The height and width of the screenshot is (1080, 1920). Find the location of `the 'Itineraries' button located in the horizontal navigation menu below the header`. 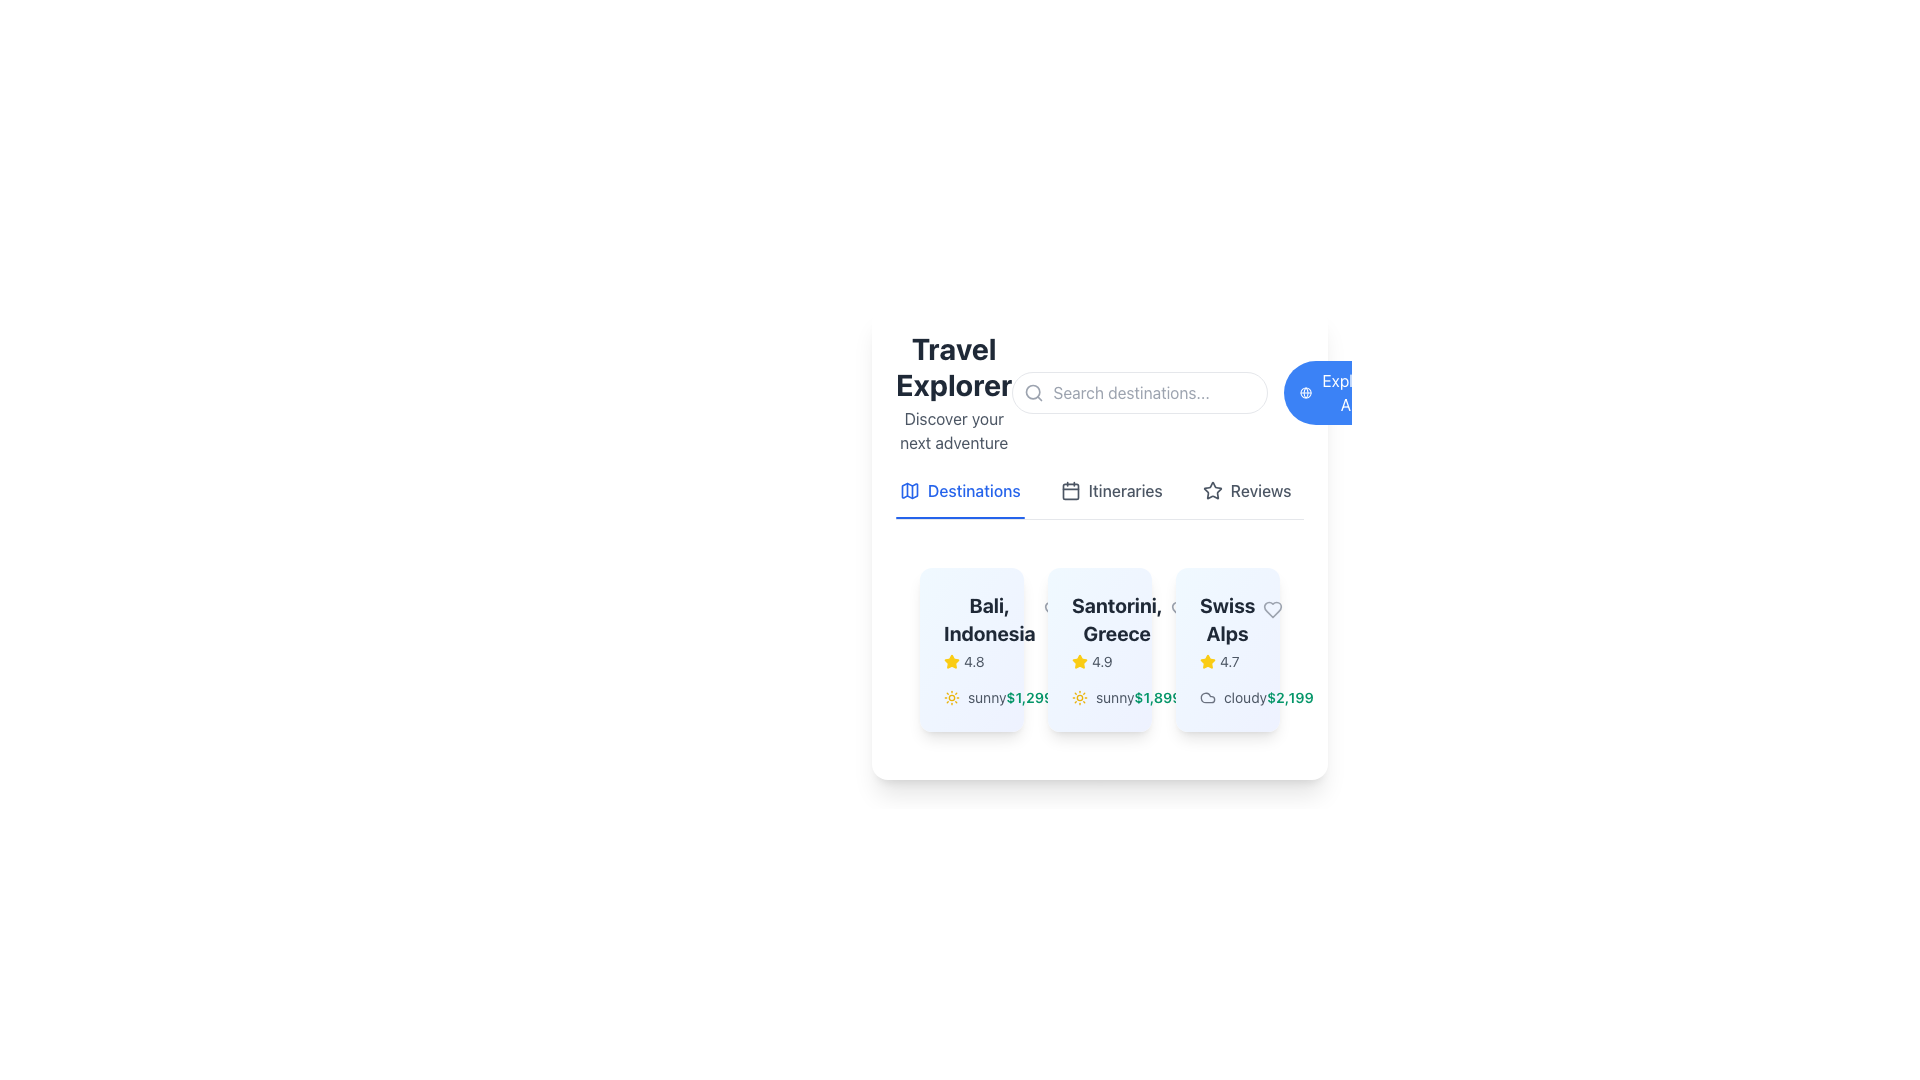

the 'Itineraries' button located in the horizontal navigation menu below the header is located at coordinates (1110, 497).